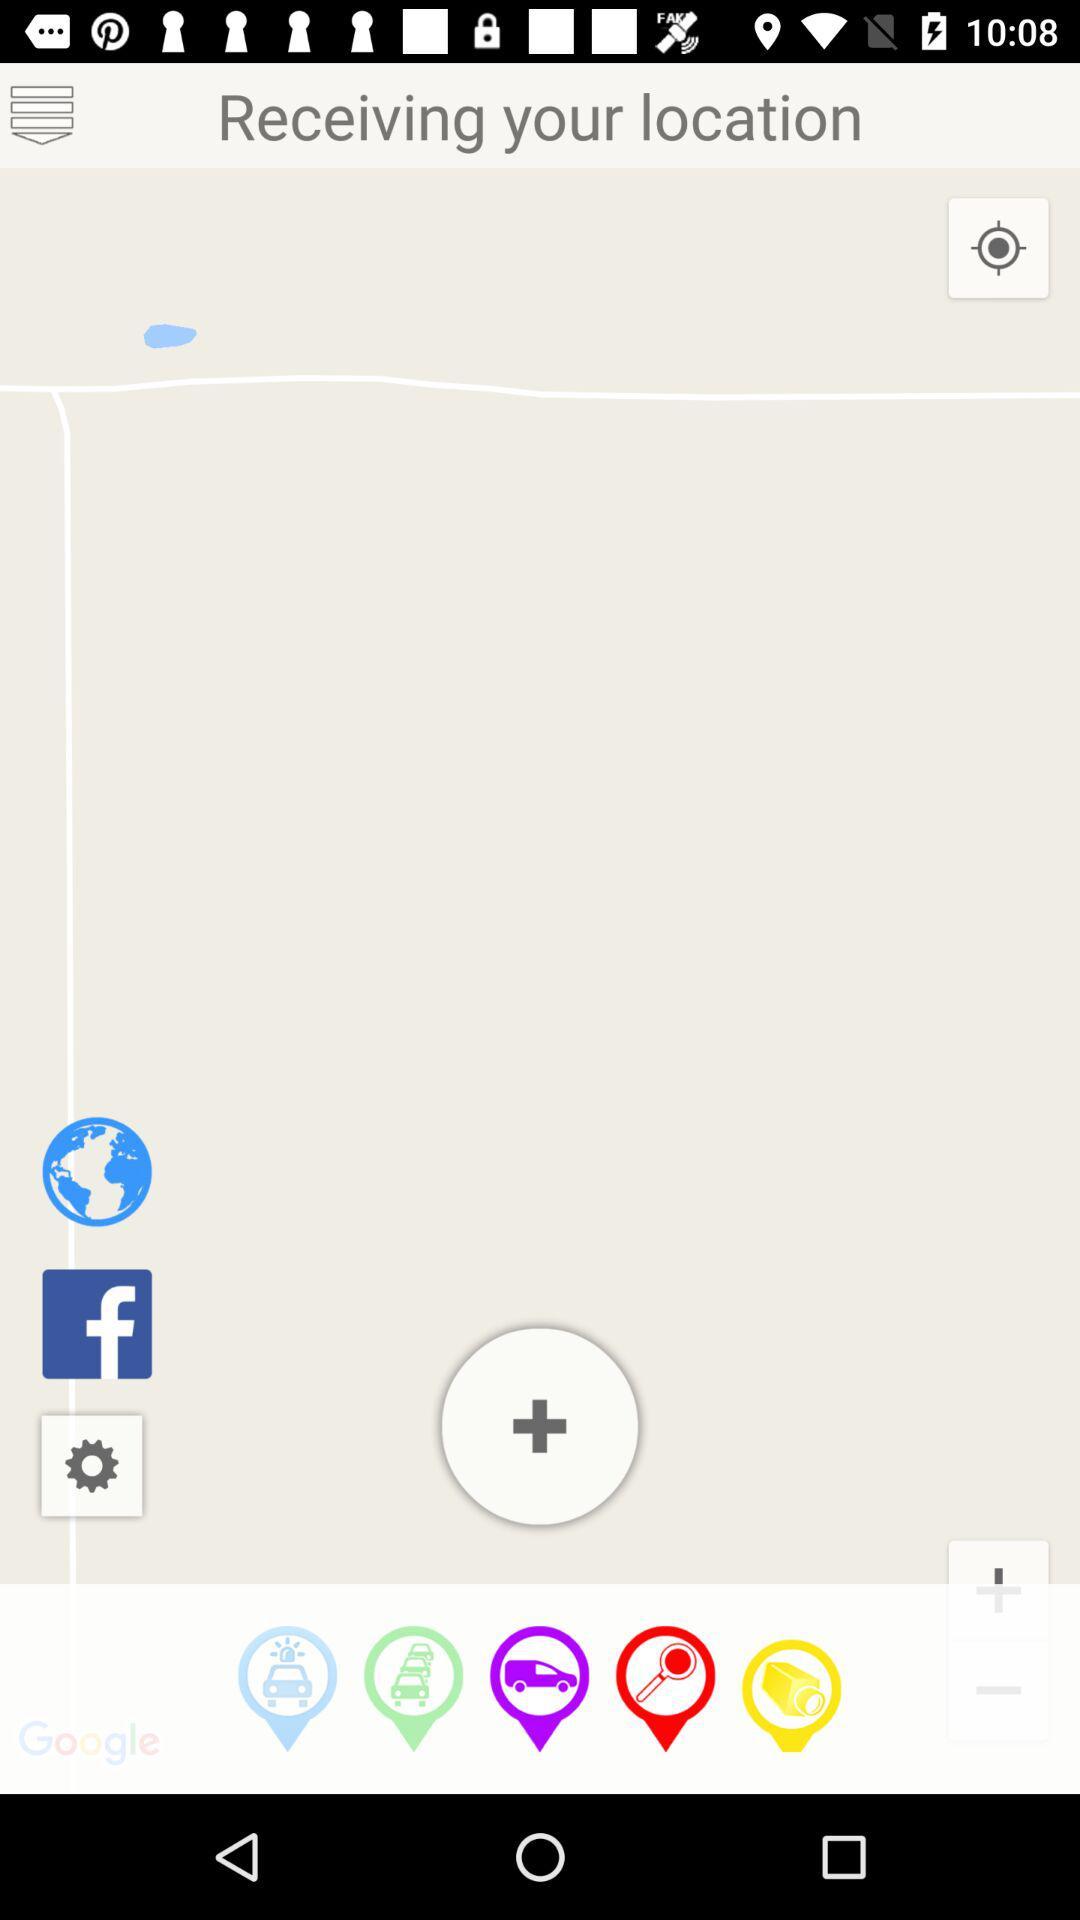  What do you see at coordinates (666, 1688) in the screenshot?
I see `change location` at bounding box center [666, 1688].